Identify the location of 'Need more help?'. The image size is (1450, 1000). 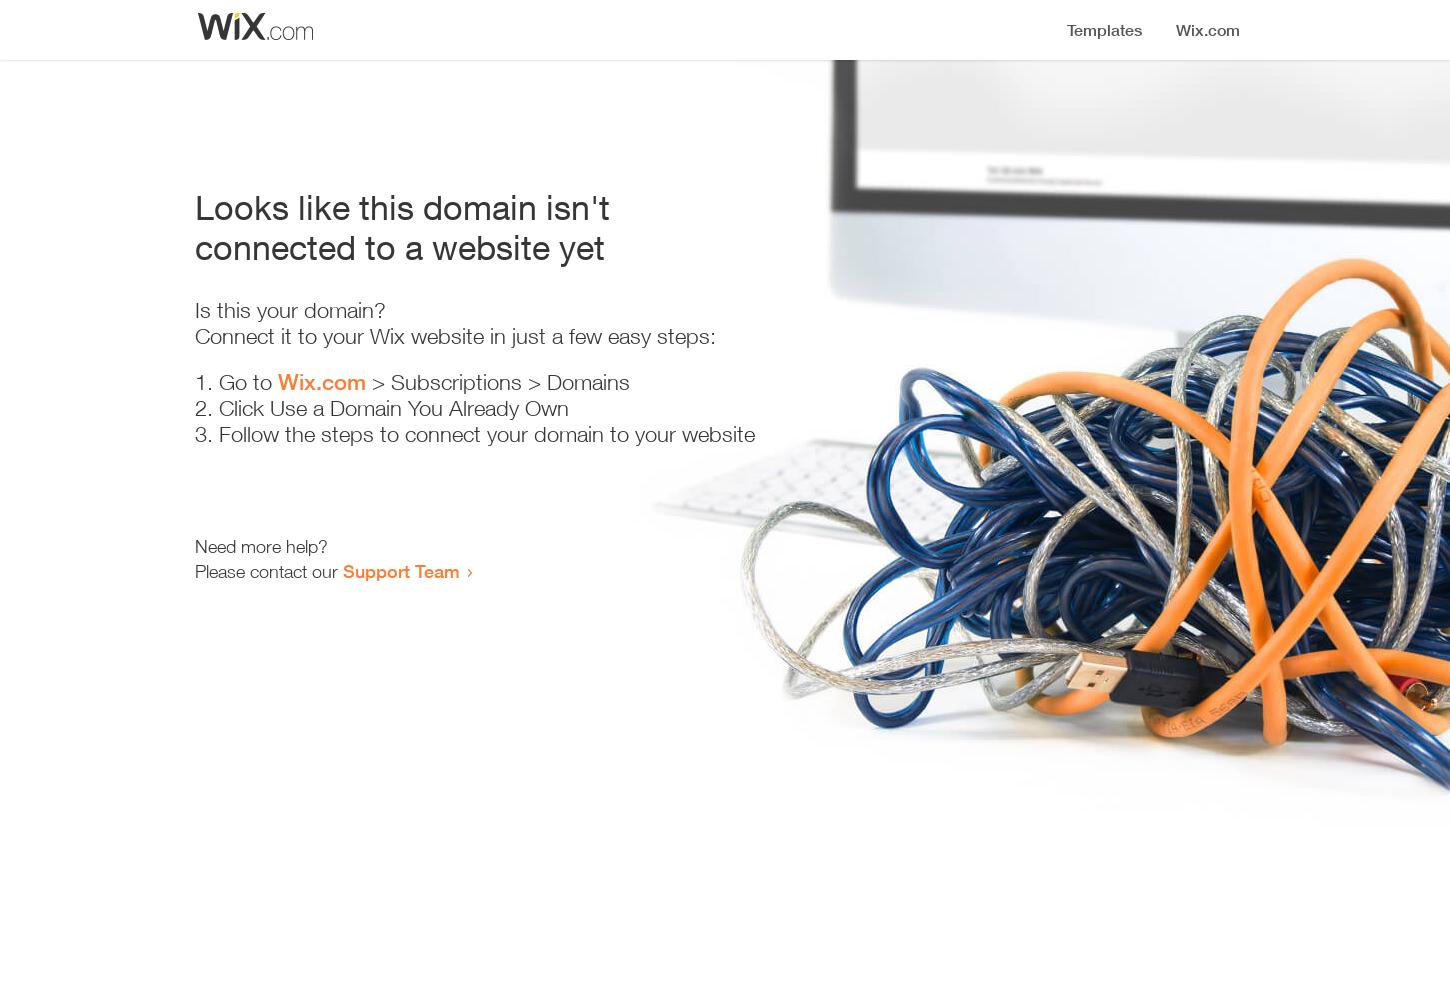
(261, 546).